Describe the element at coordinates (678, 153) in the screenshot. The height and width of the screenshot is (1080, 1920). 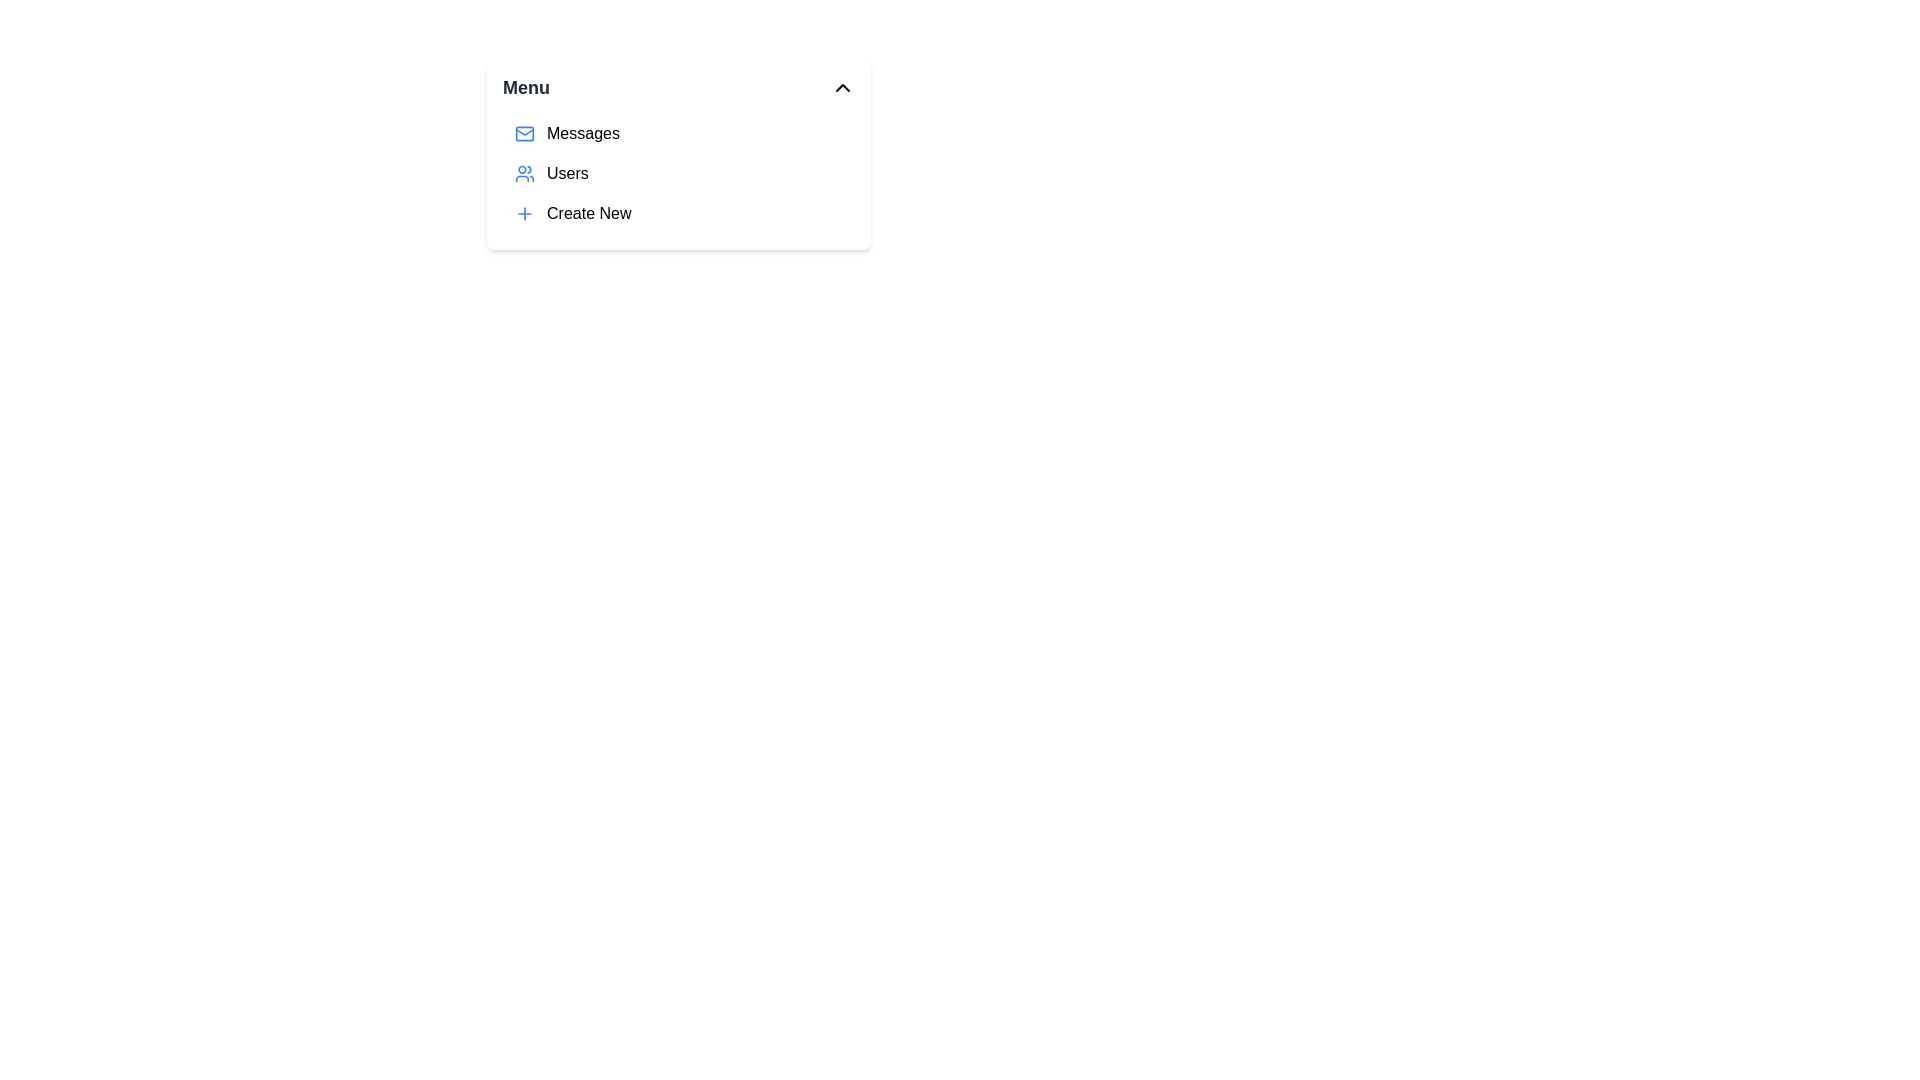
I see `the navigational menu at the top-left corner` at that location.